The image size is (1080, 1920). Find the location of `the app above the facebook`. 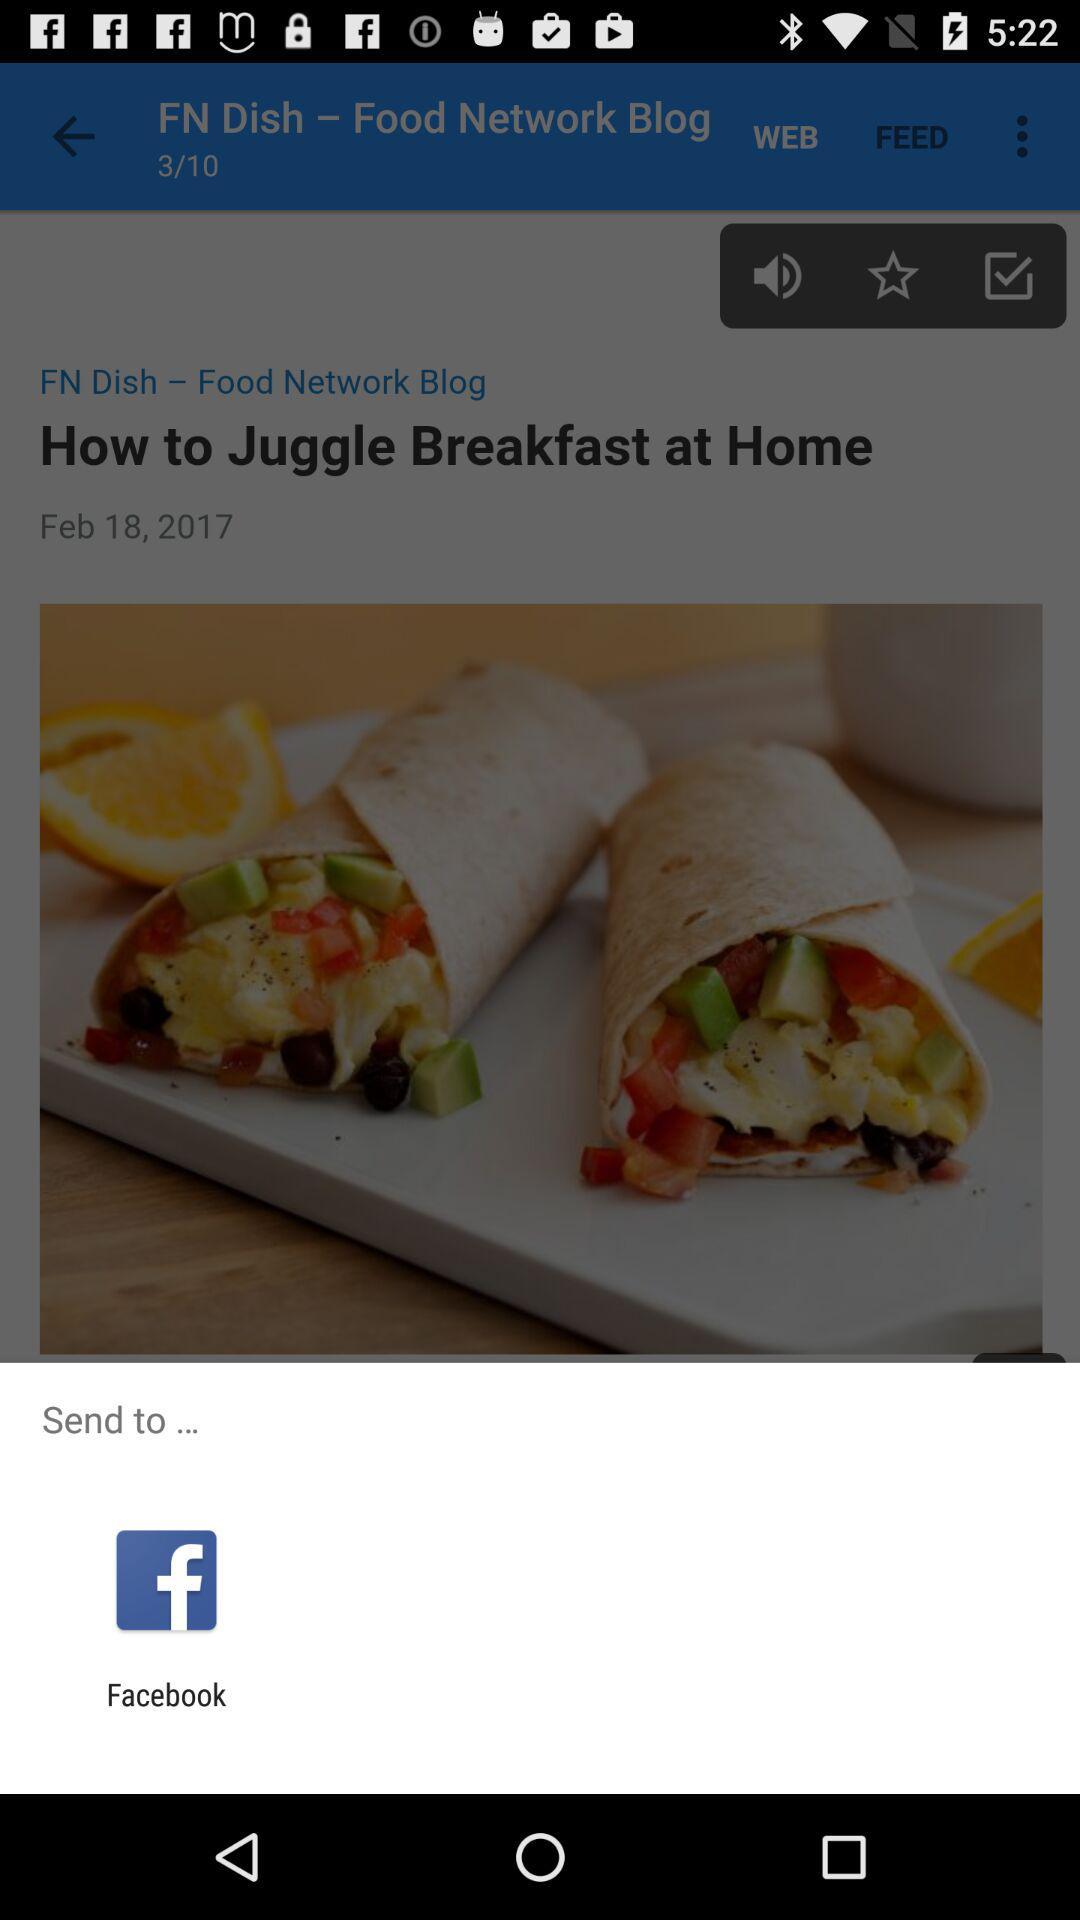

the app above the facebook is located at coordinates (165, 1579).